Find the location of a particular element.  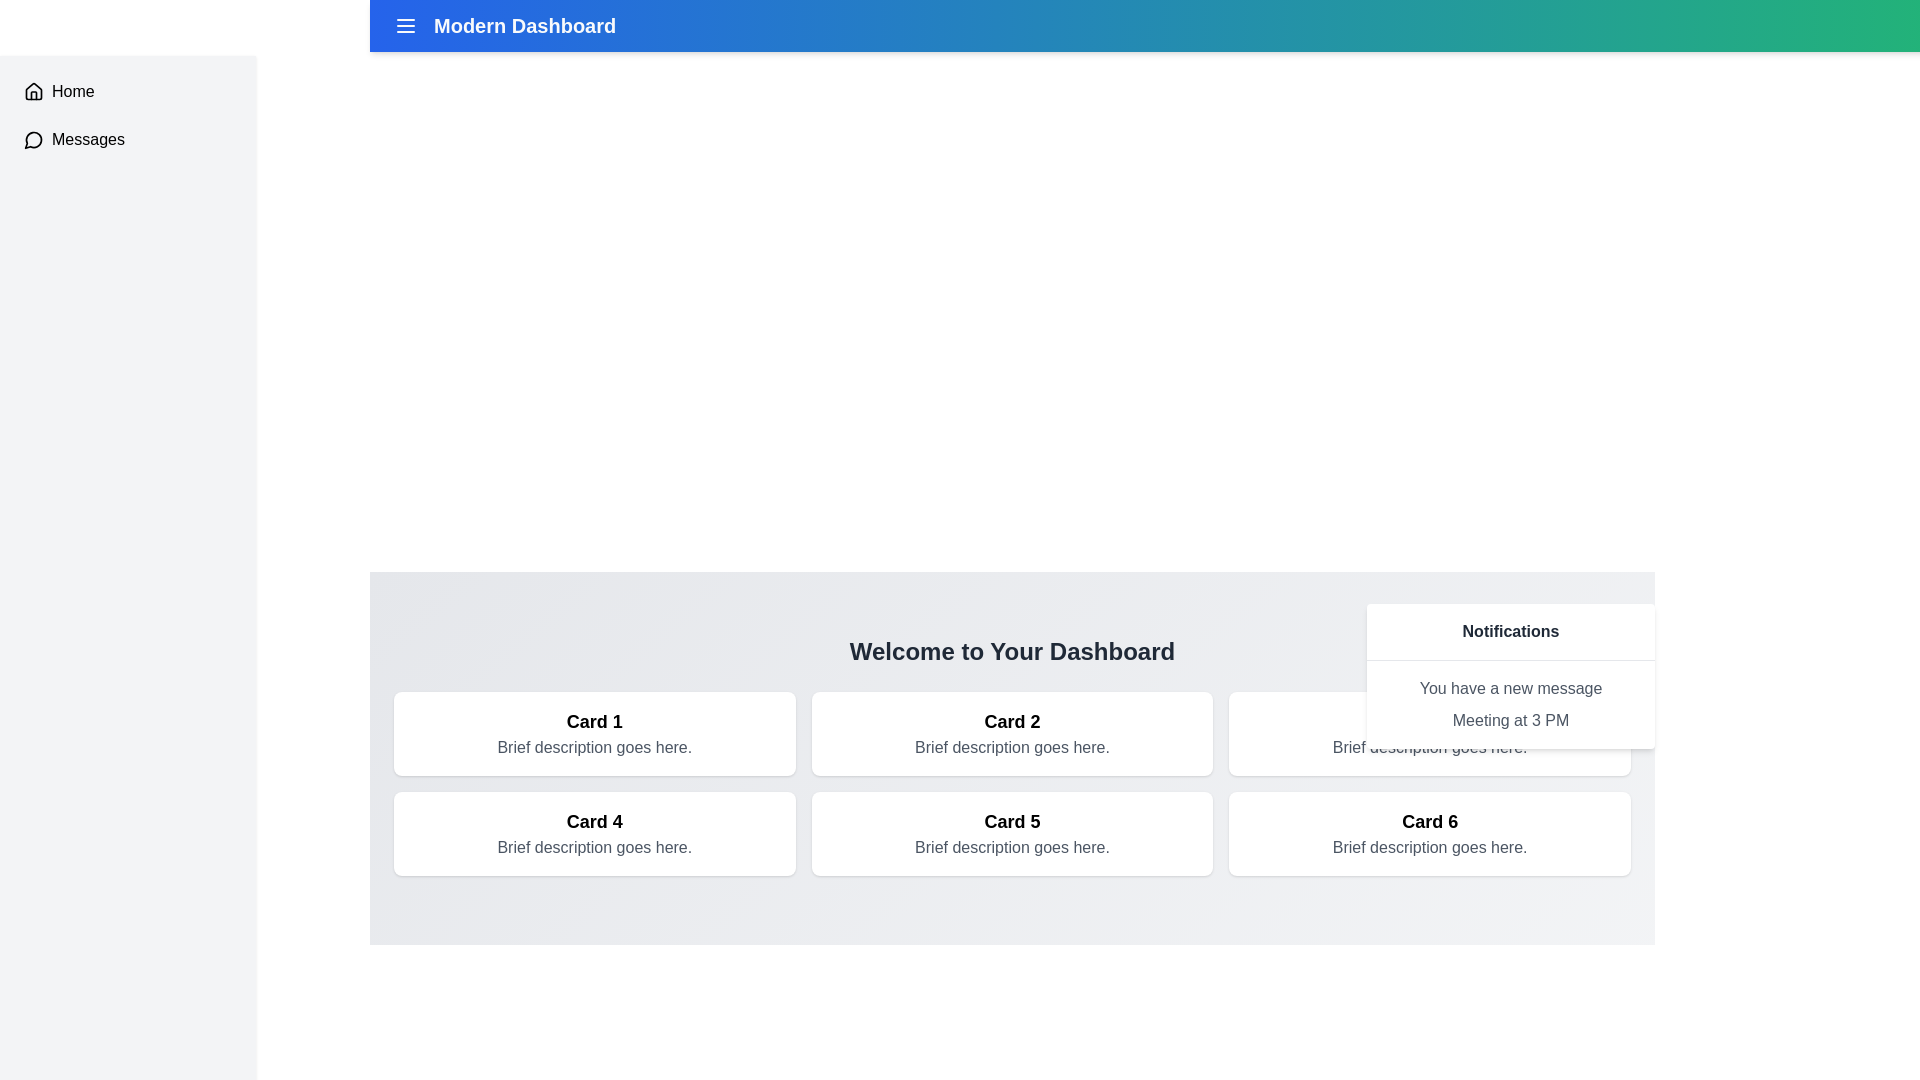

the Informational card located in the middle column of the top row in the dashboard layout is located at coordinates (1012, 733).